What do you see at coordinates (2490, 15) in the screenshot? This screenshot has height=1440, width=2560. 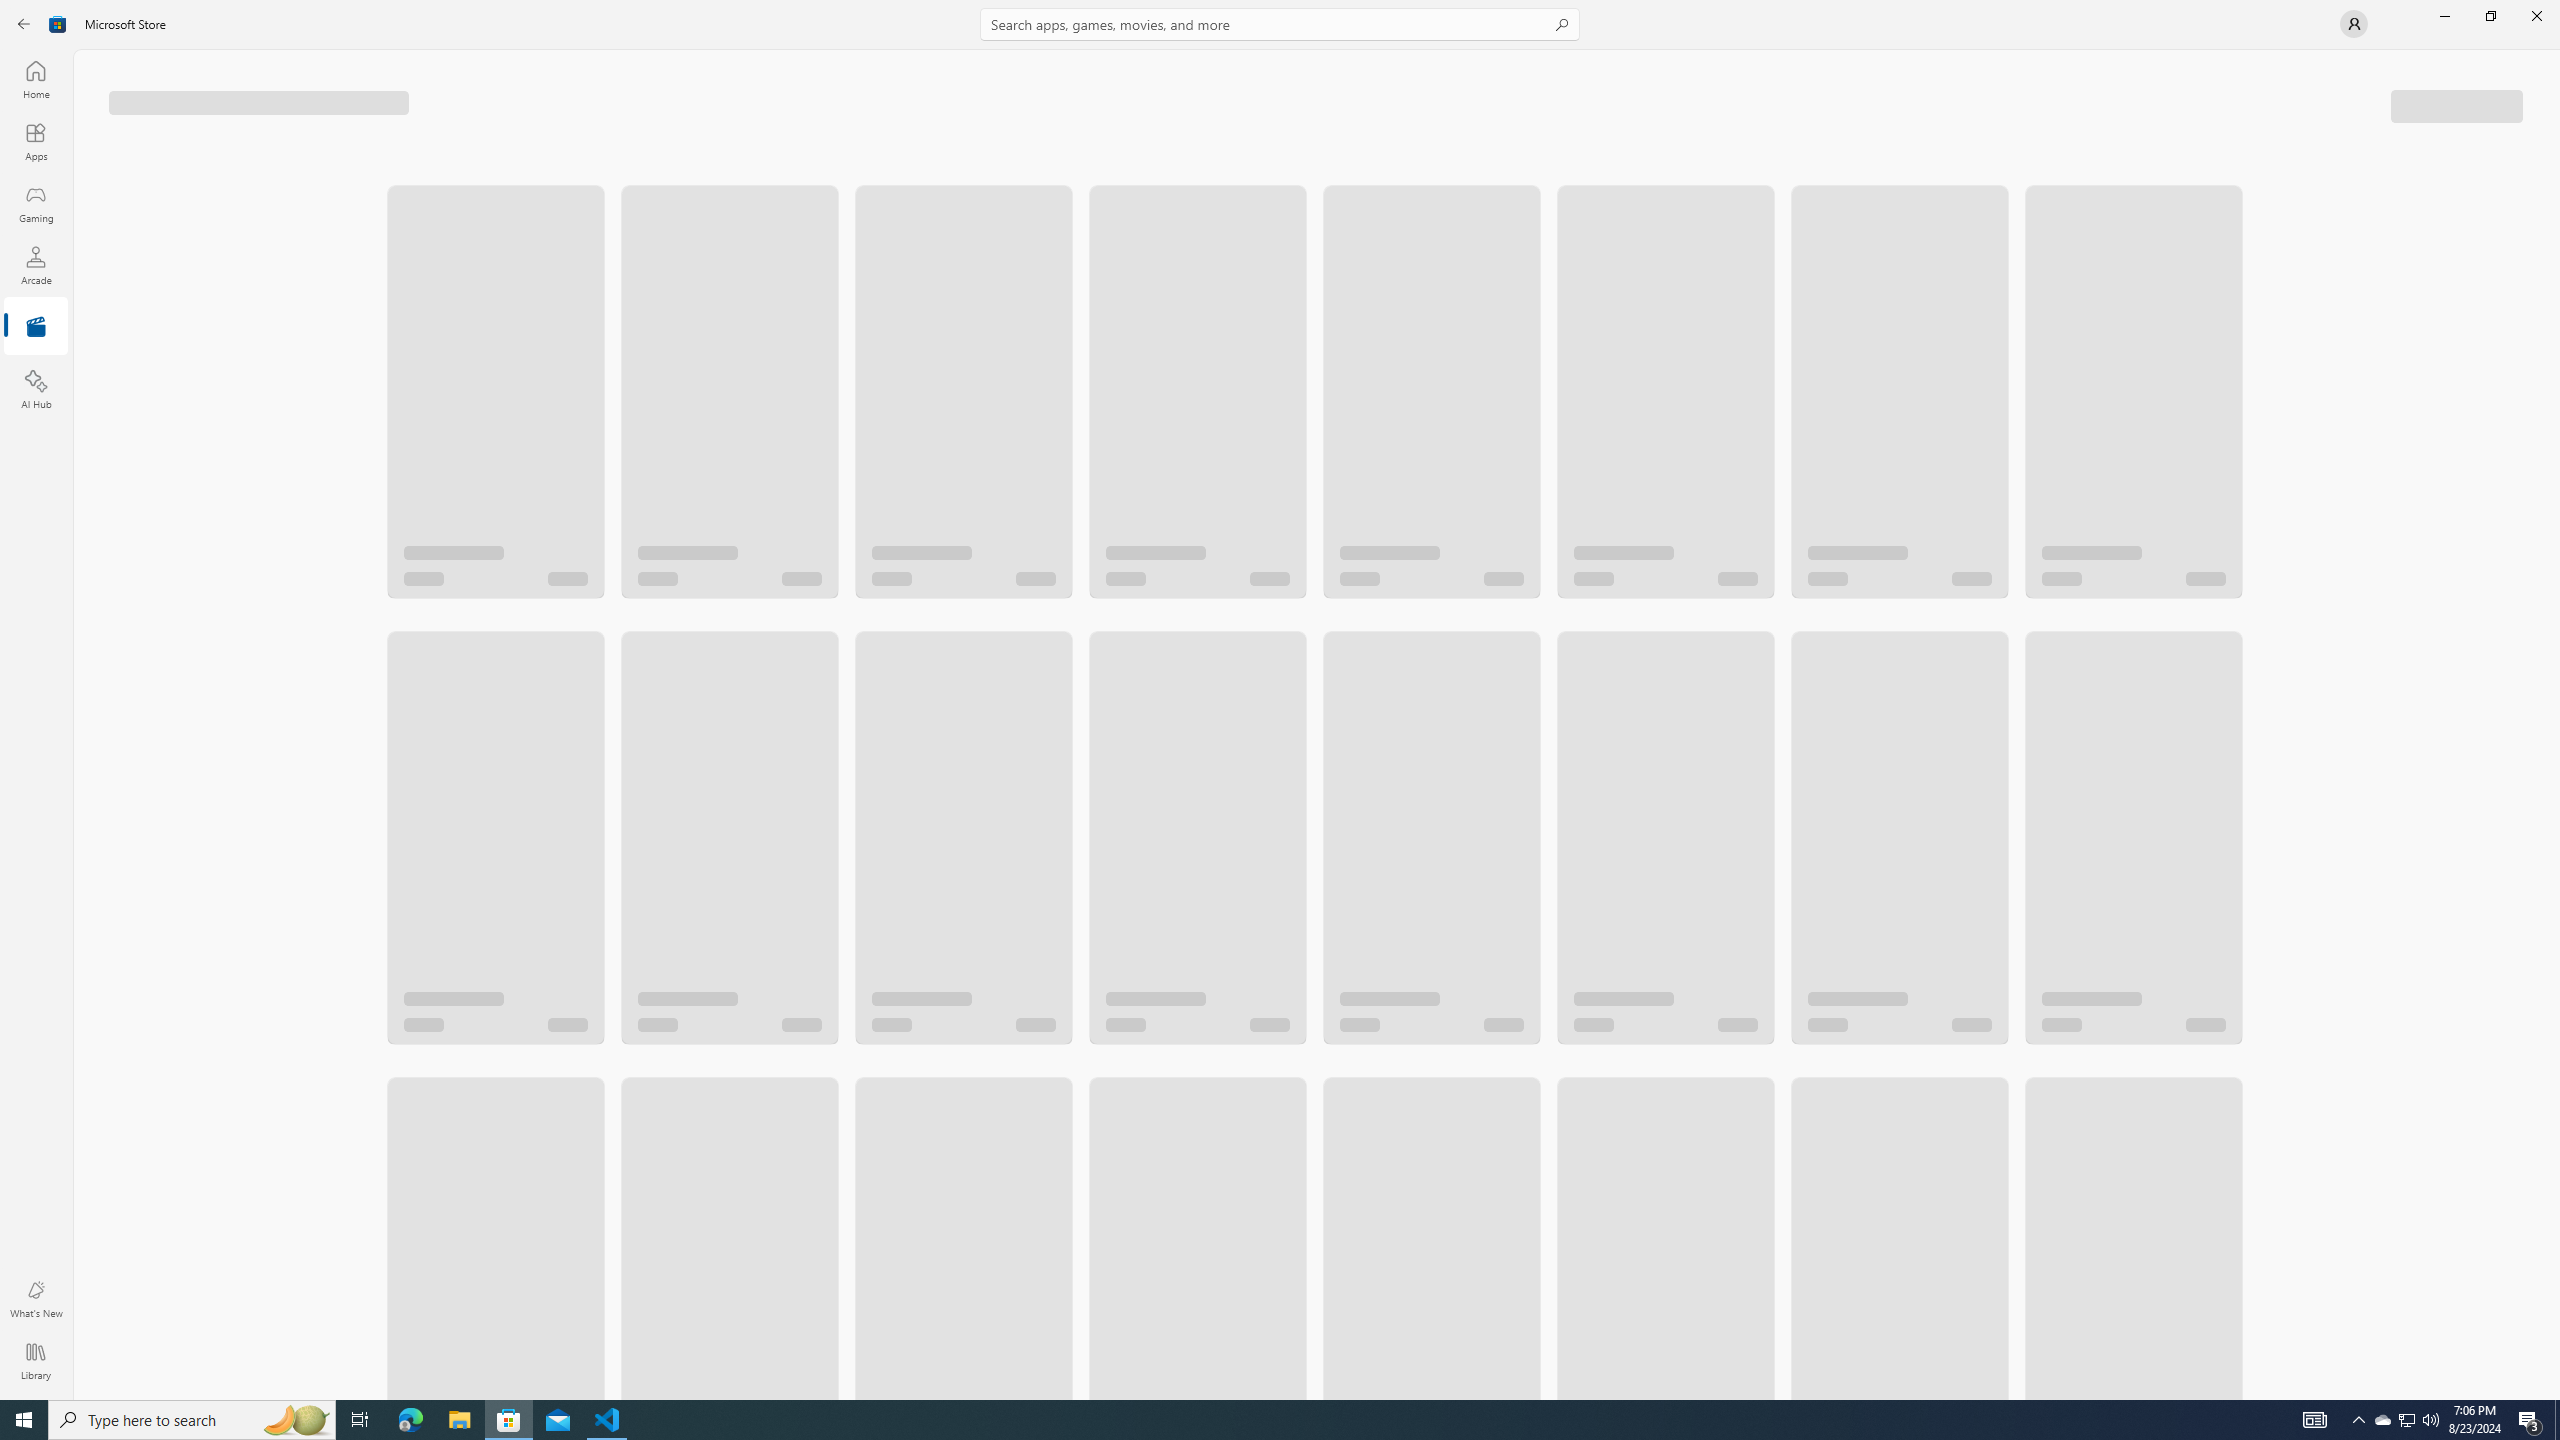 I see `'Restore Microsoft Store'` at bounding box center [2490, 15].